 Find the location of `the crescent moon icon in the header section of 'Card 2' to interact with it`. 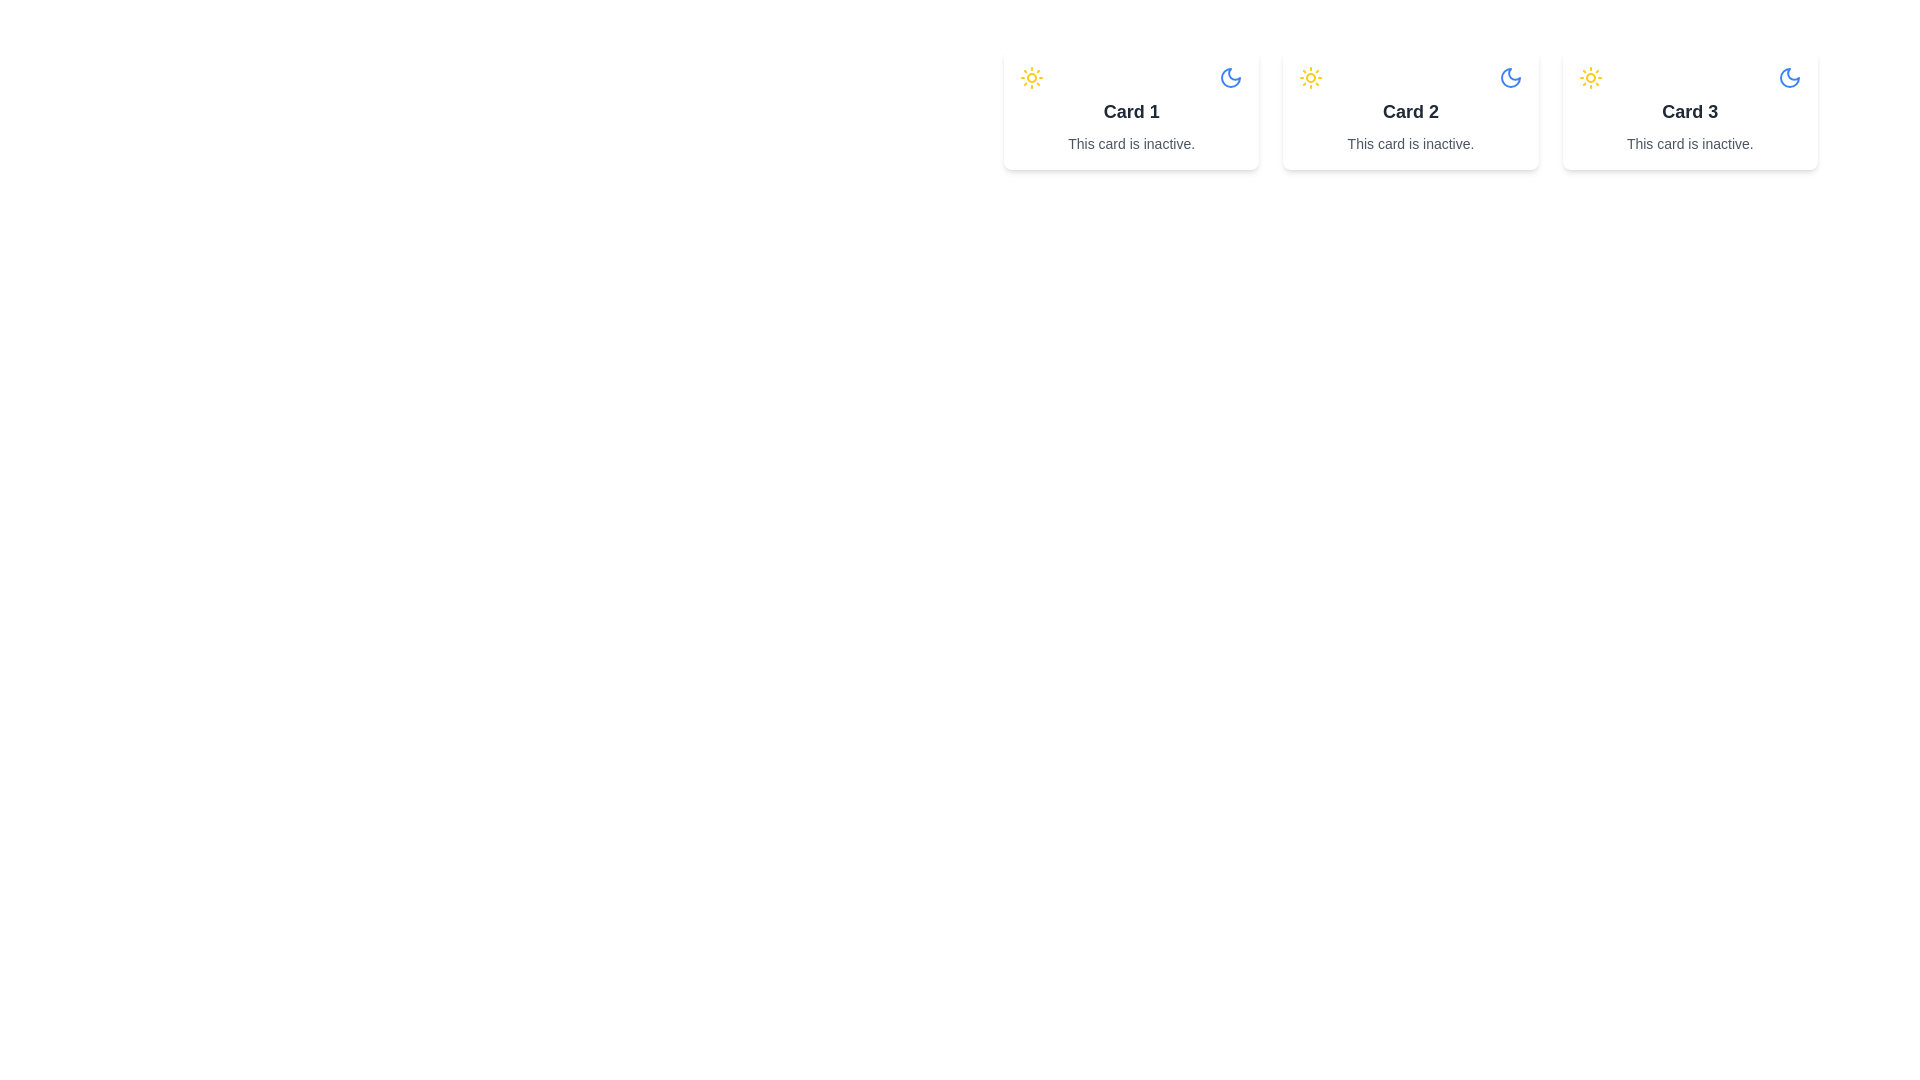

the crescent moon icon in the header section of 'Card 2' to interact with it is located at coordinates (1510, 76).